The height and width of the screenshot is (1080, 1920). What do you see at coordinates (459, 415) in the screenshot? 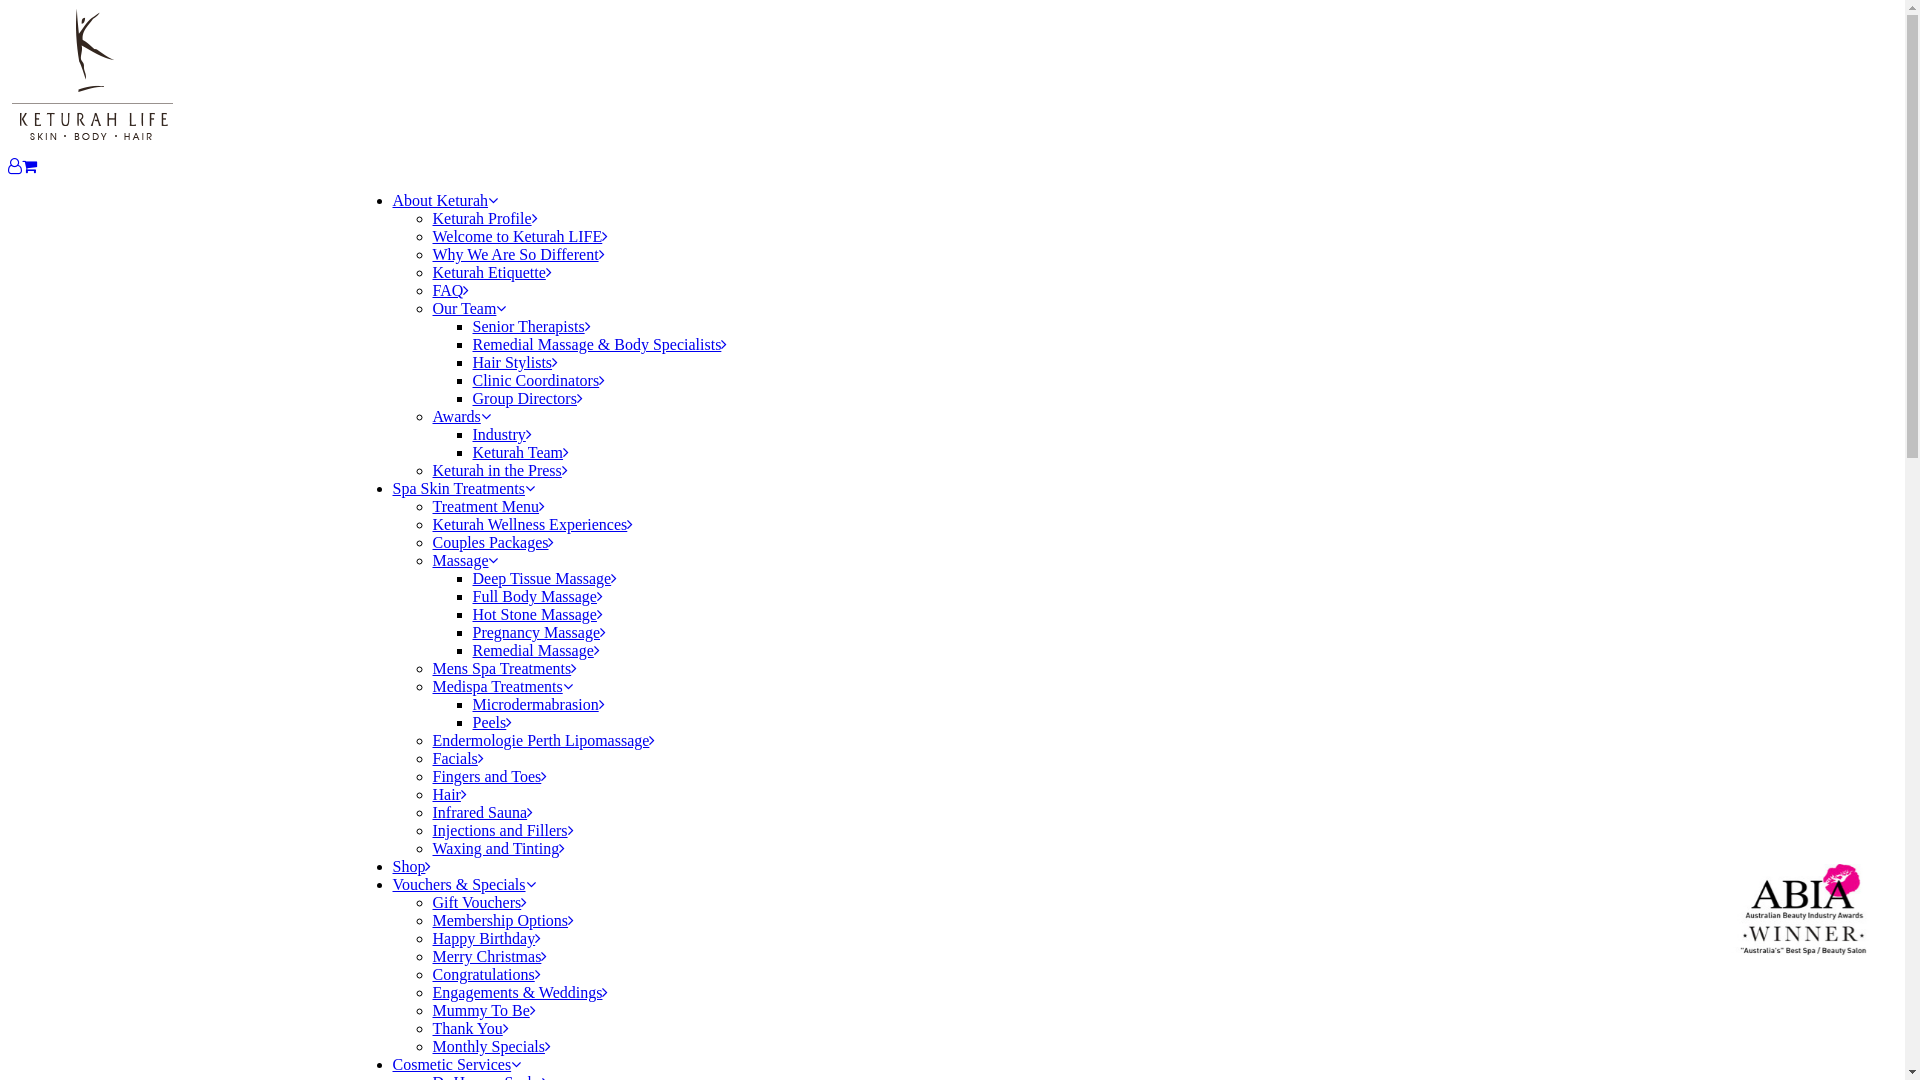
I see `'Awards'` at bounding box center [459, 415].